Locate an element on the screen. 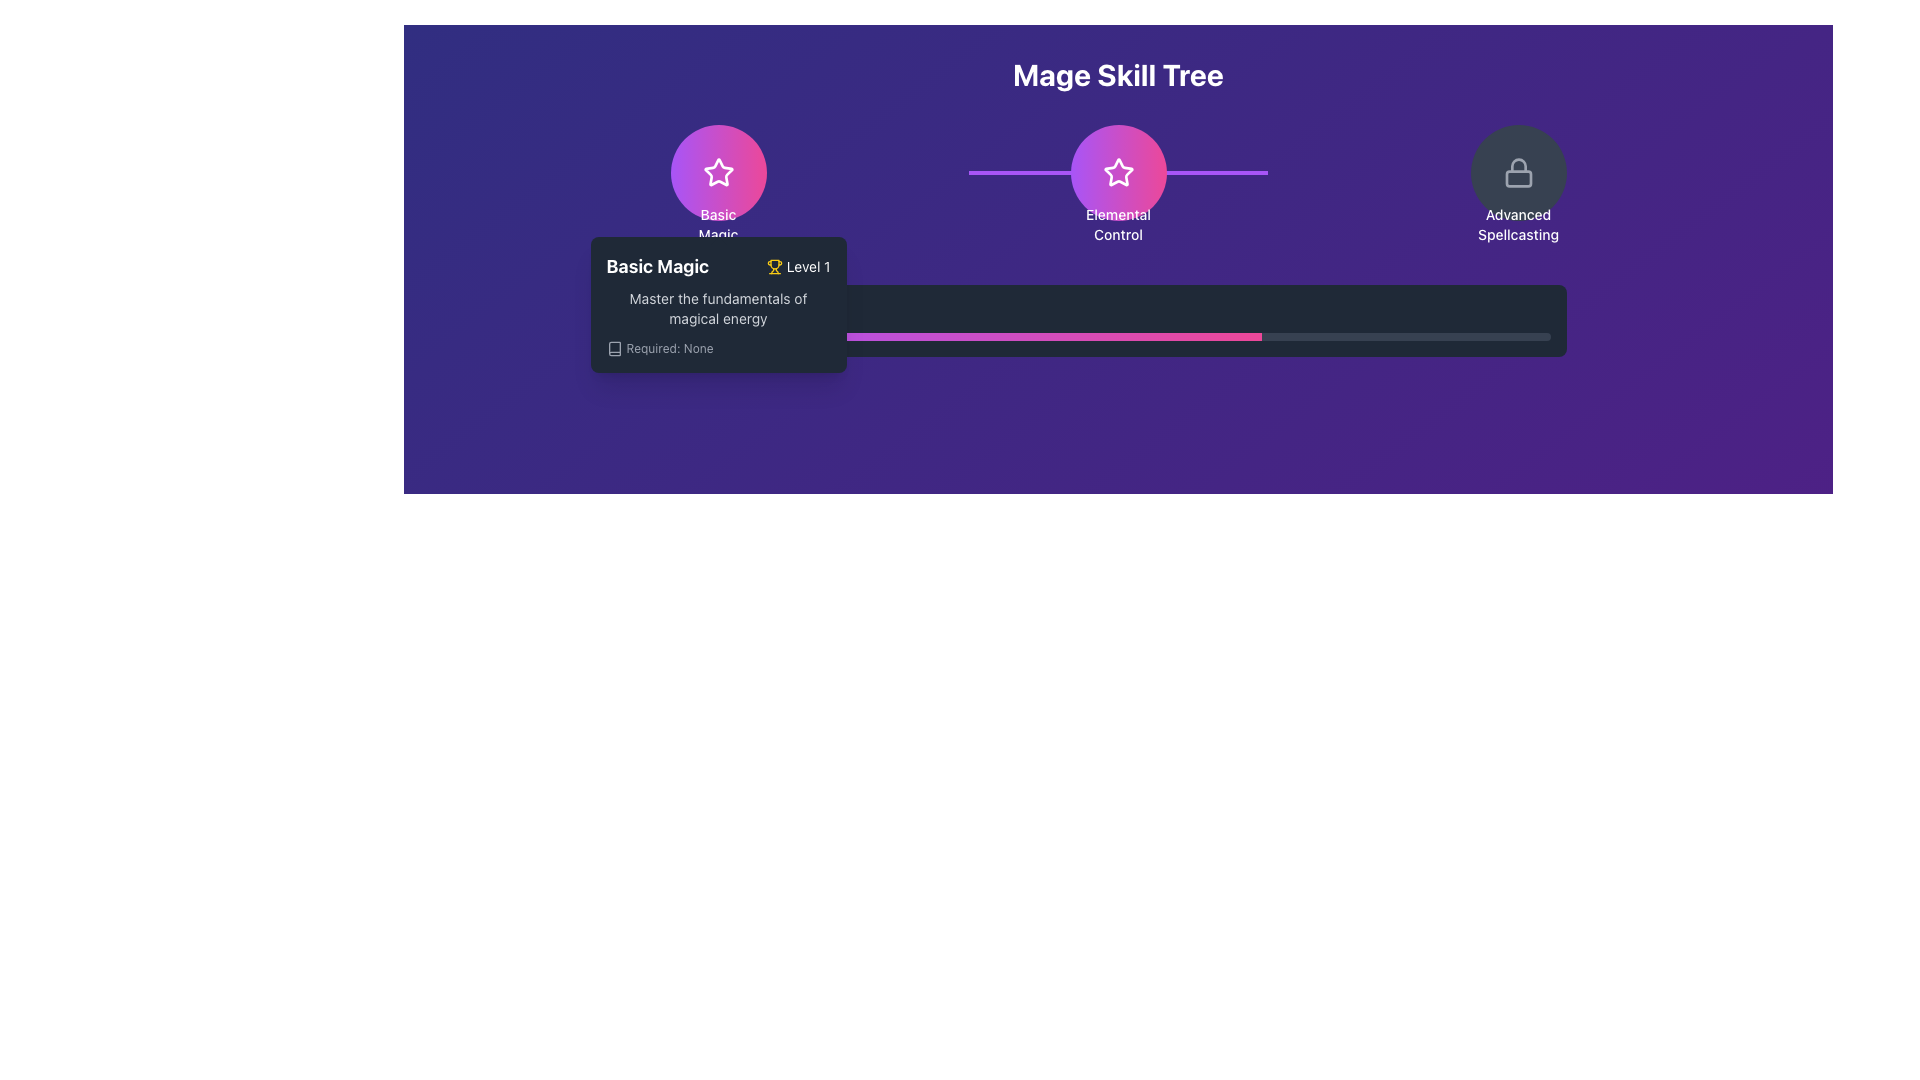 The height and width of the screenshot is (1080, 1920). the associated 'Basic Magic' skill icon above the descriptive label by clicking on it is located at coordinates (718, 224).